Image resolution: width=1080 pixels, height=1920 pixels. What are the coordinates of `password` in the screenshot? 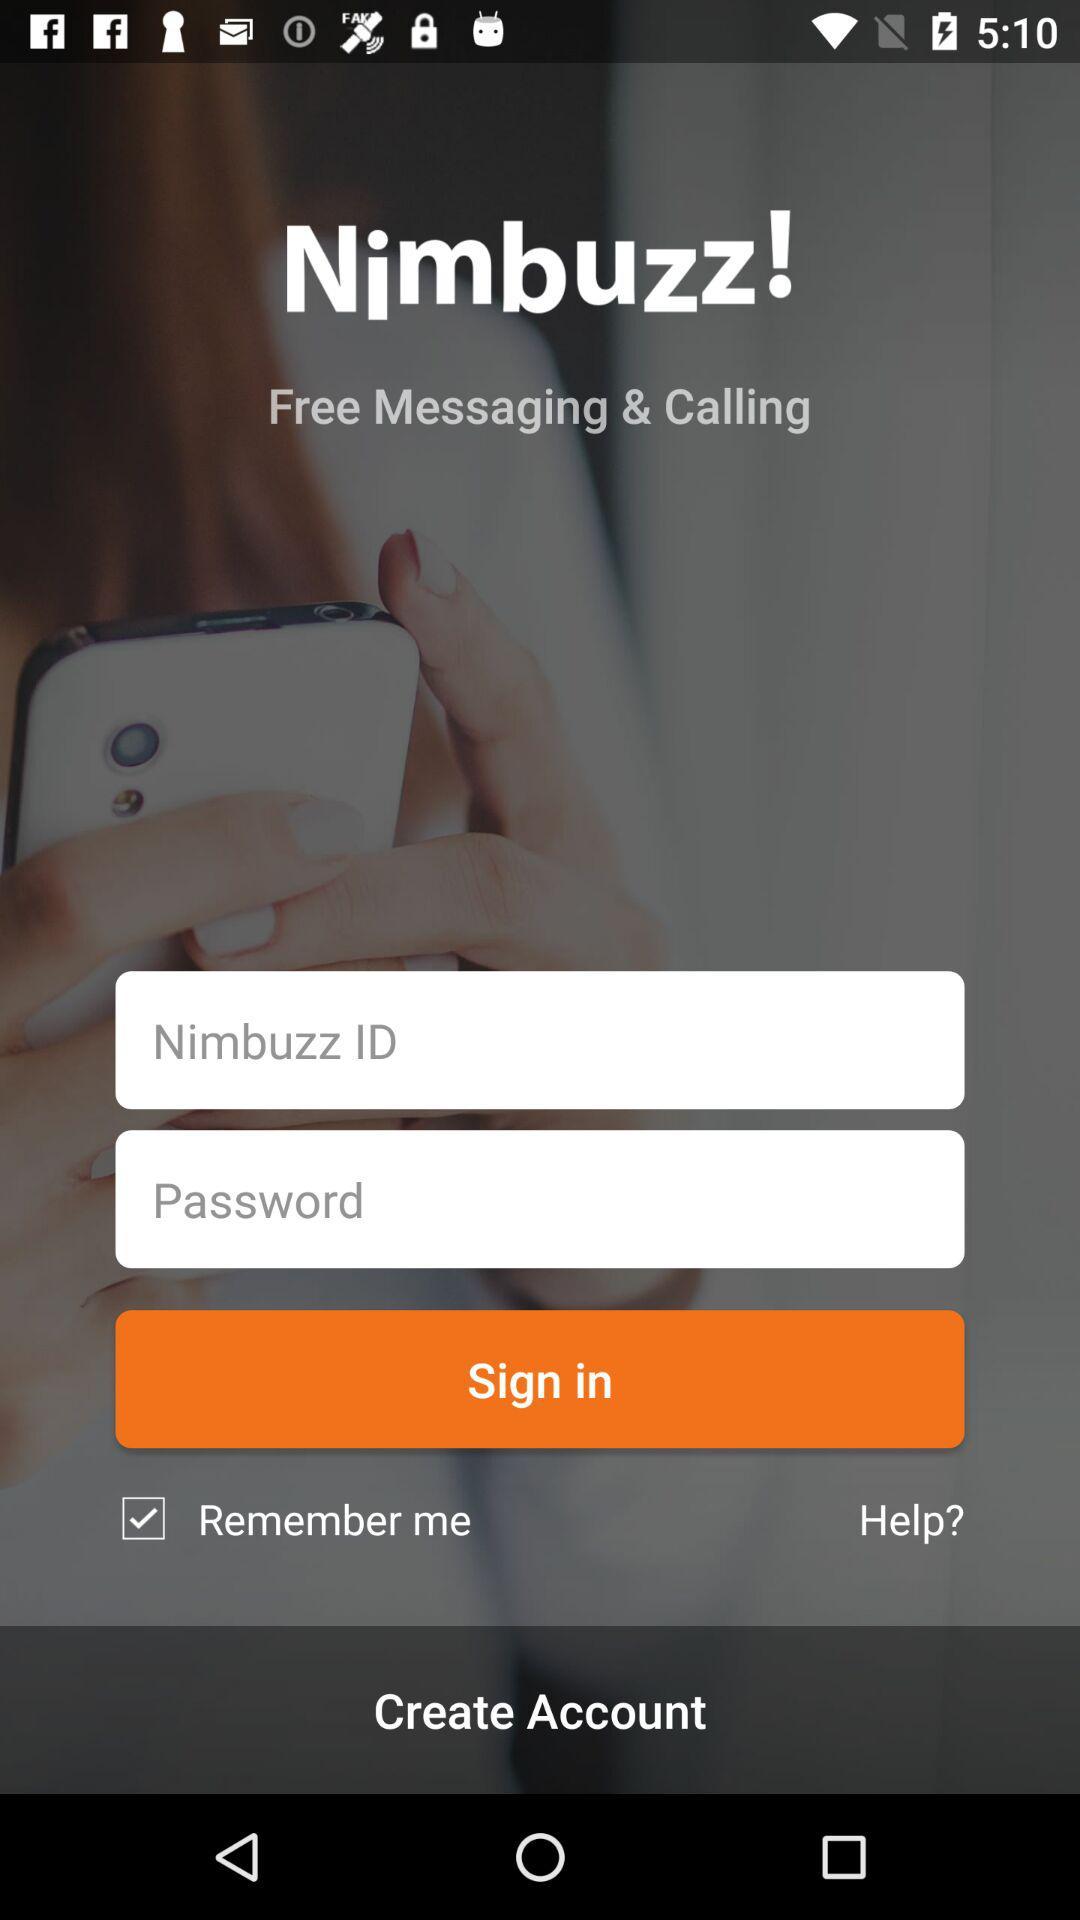 It's located at (540, 1199).